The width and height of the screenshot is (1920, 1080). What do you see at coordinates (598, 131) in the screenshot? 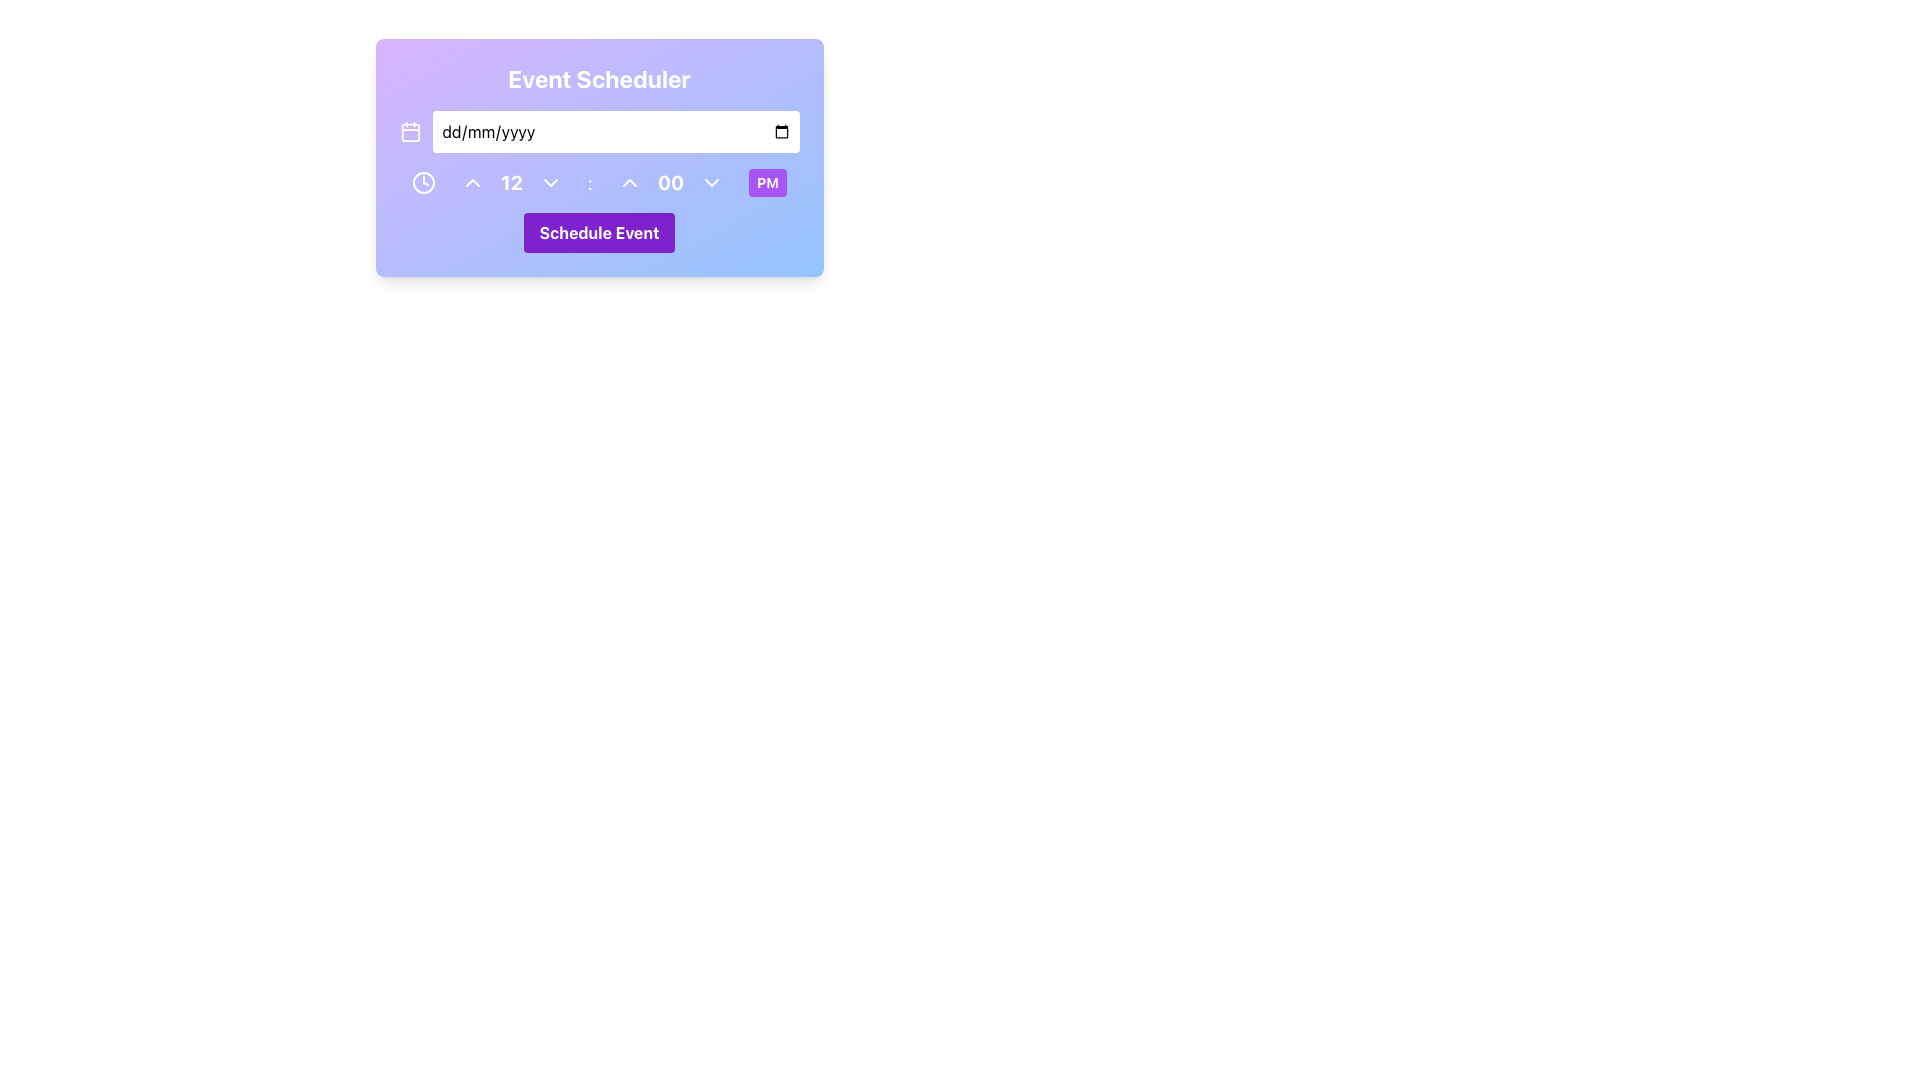
I see `the date input field in the 'Event Scheduler' interface` at bounding box center [598, 131].